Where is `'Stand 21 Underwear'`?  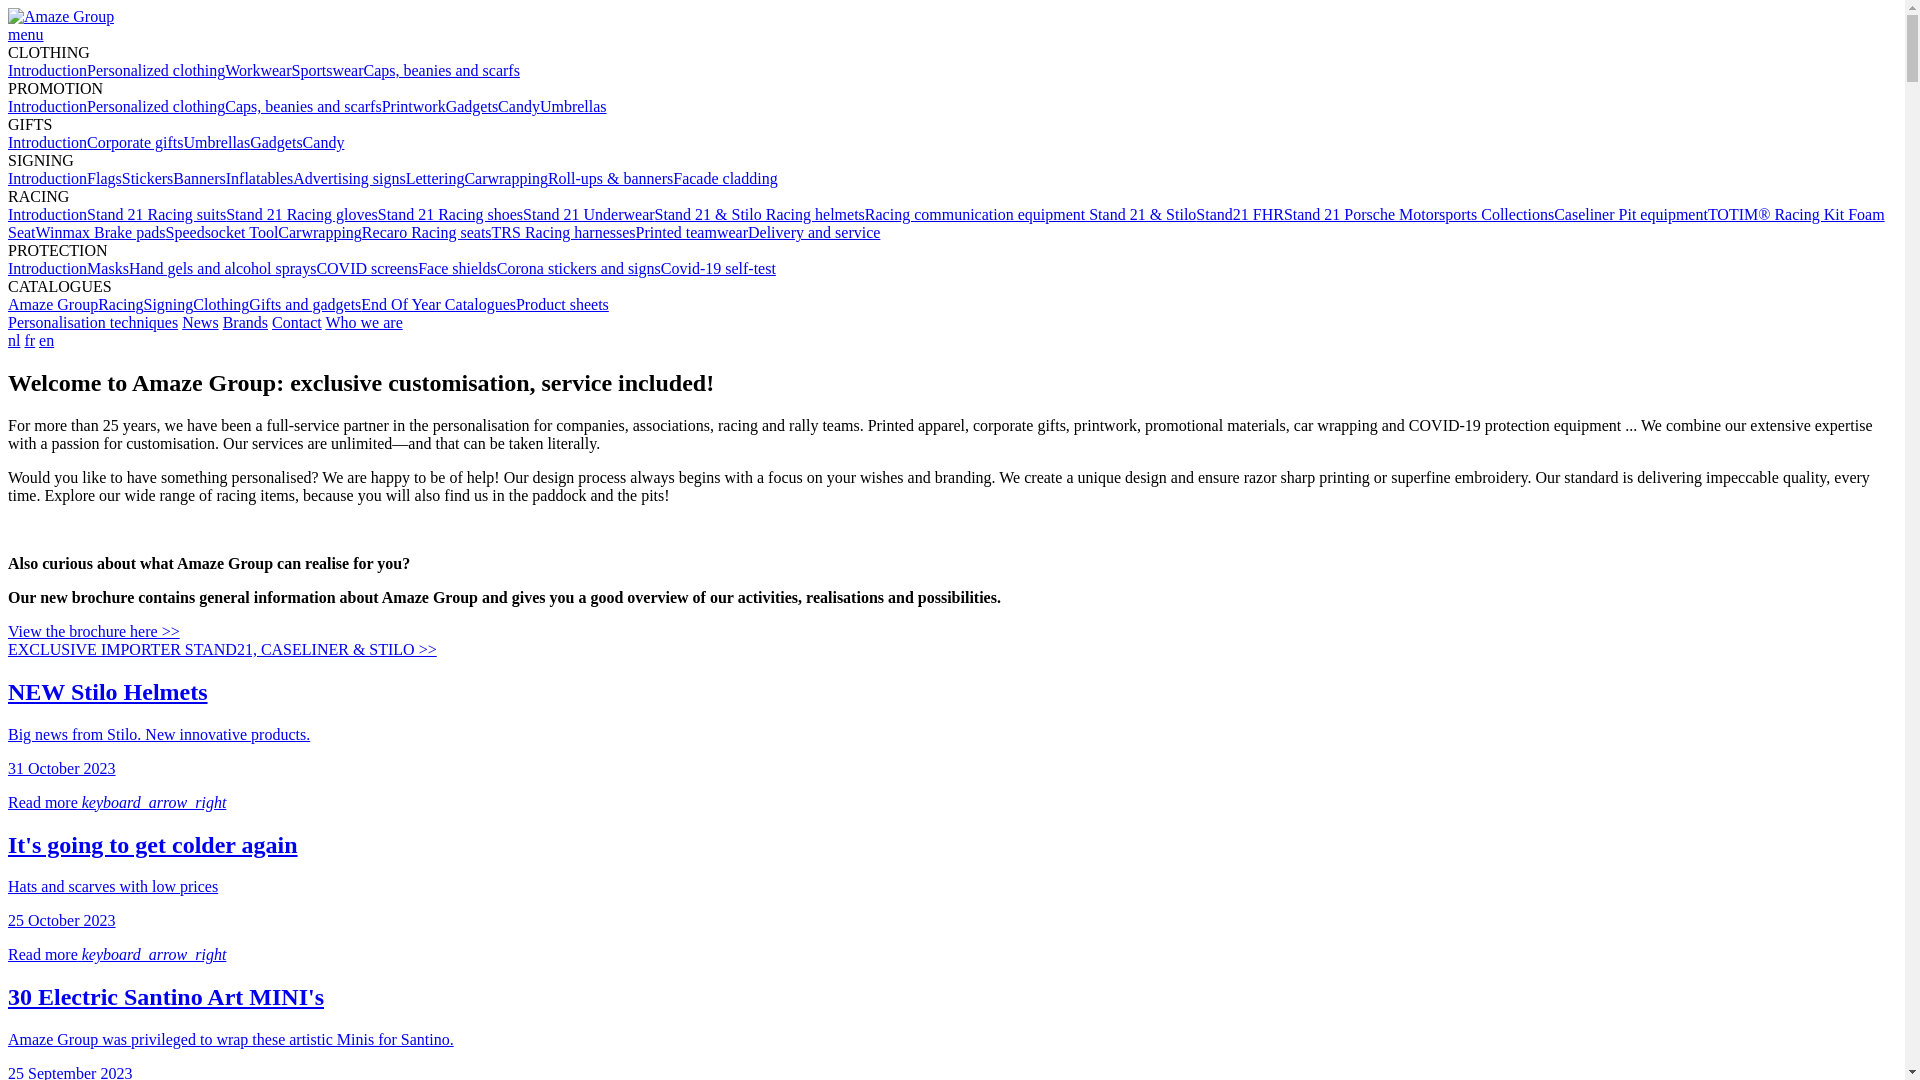 'Stand 21 Underwear' is located at coordinates (588, 214).